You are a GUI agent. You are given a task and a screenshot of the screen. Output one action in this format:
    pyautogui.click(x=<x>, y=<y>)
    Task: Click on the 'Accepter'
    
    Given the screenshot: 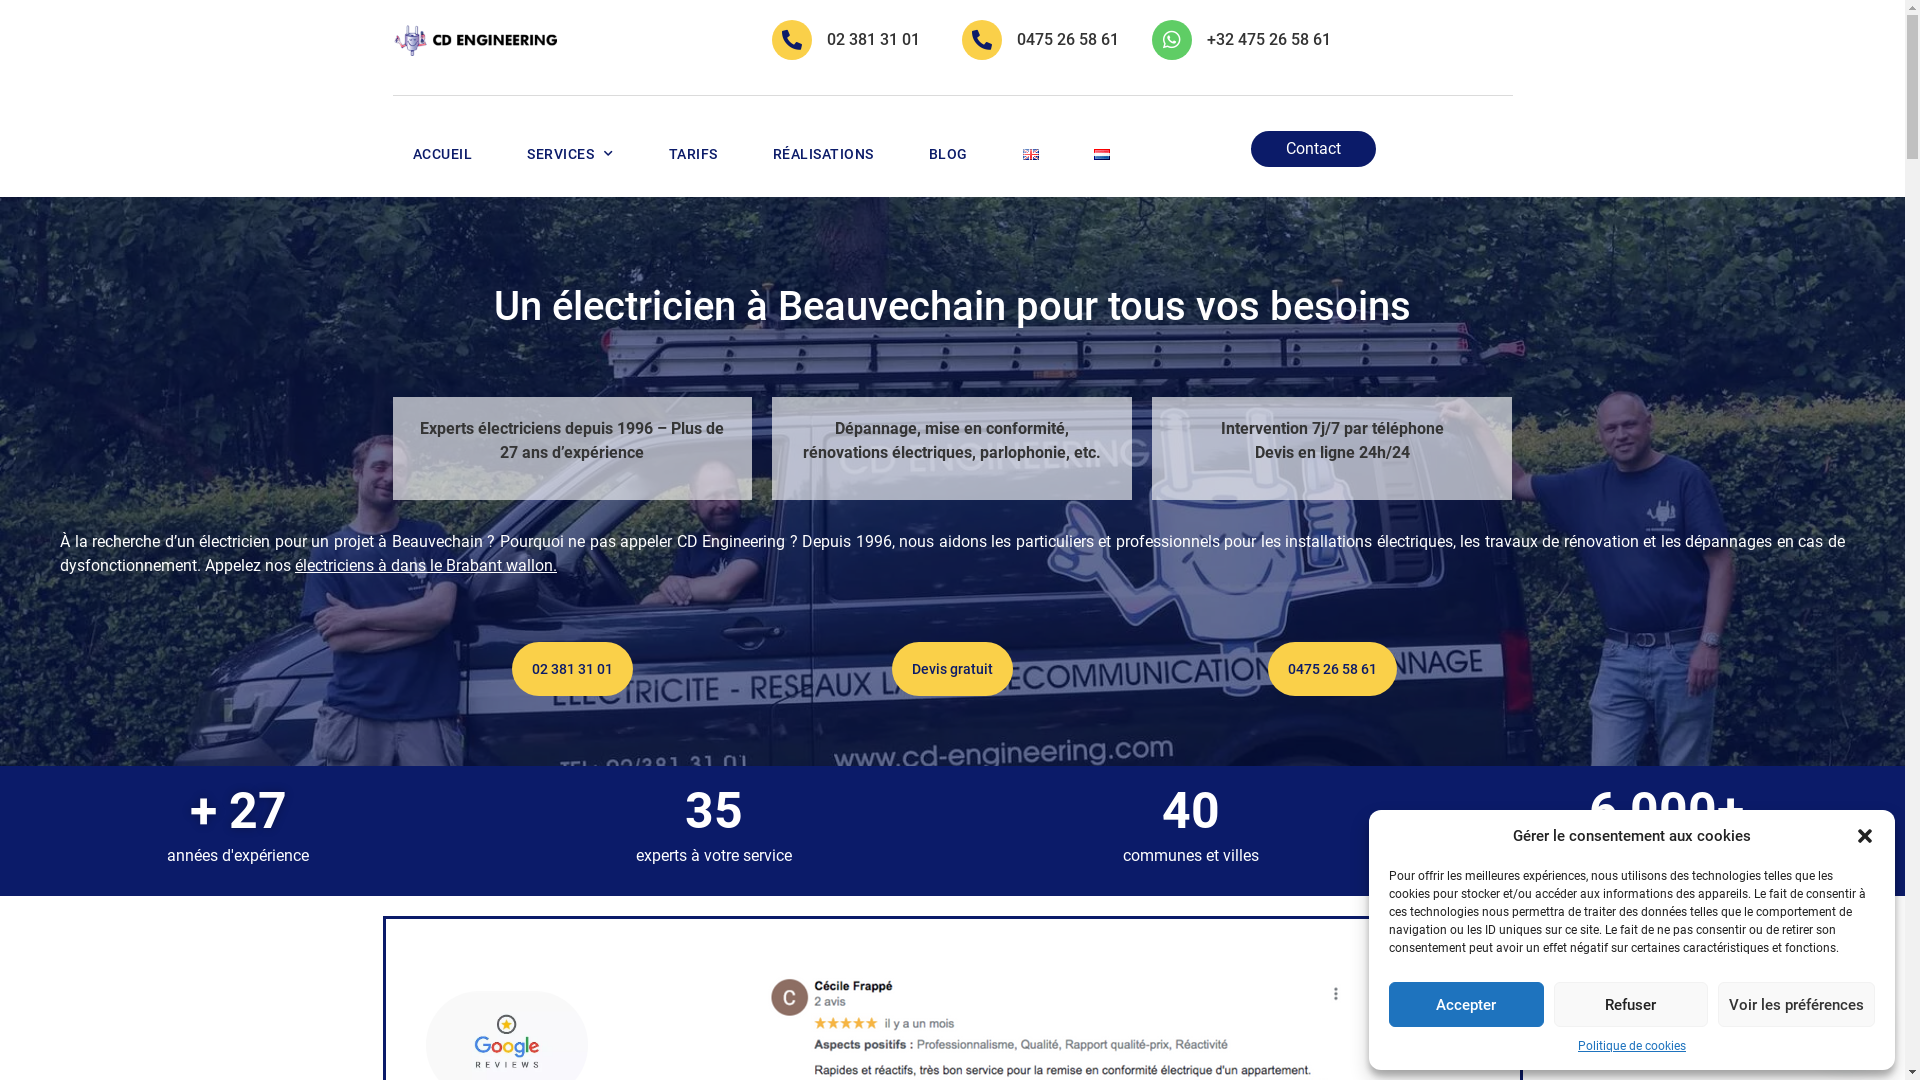 What is the action you would take?
    pyautogui.click(x=1466, y=1004)
    